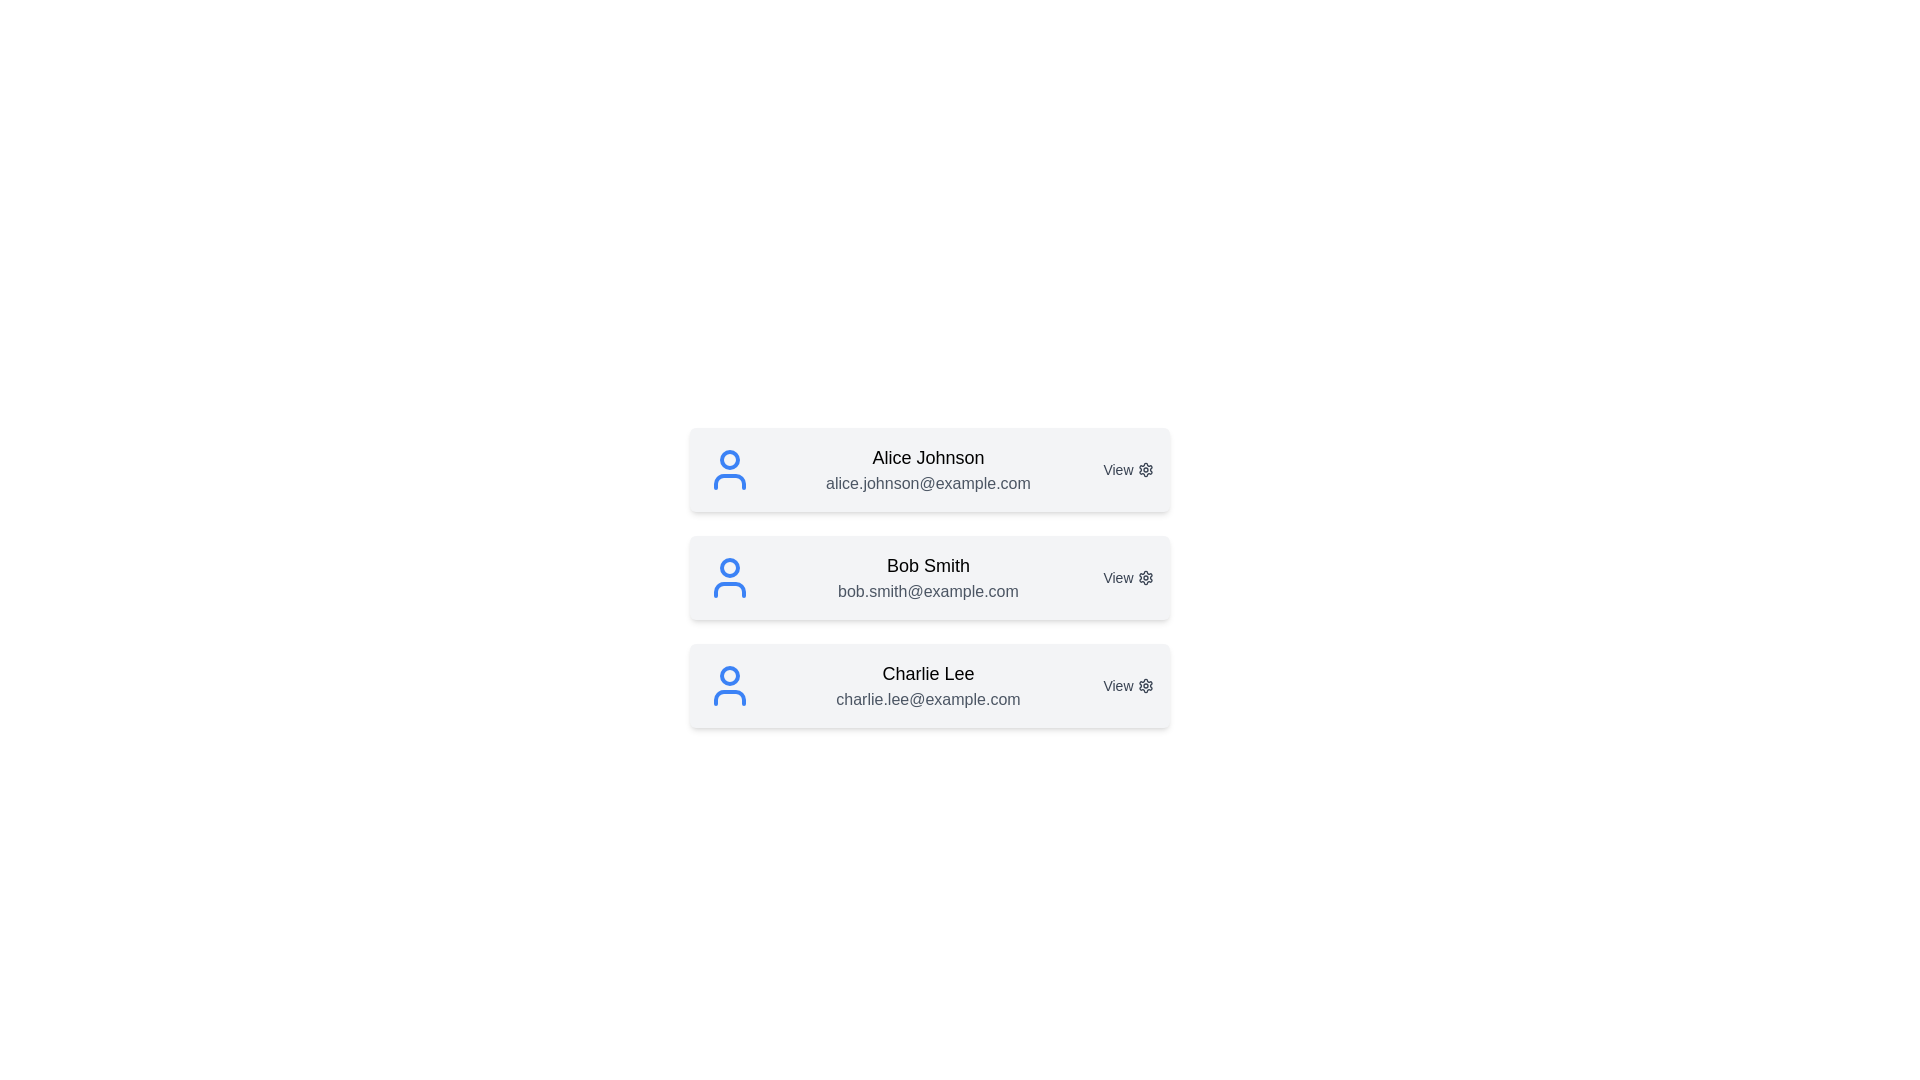 The width and height of the screenshot is (1920, 1080). What do you see at coordinates (927, 458) in the screenshot?
I see `the text label displaying 'Alice Johnson', which is bold and positioned above the email address 'alice.johnson@example.com'` at bounding box center [927, 458].